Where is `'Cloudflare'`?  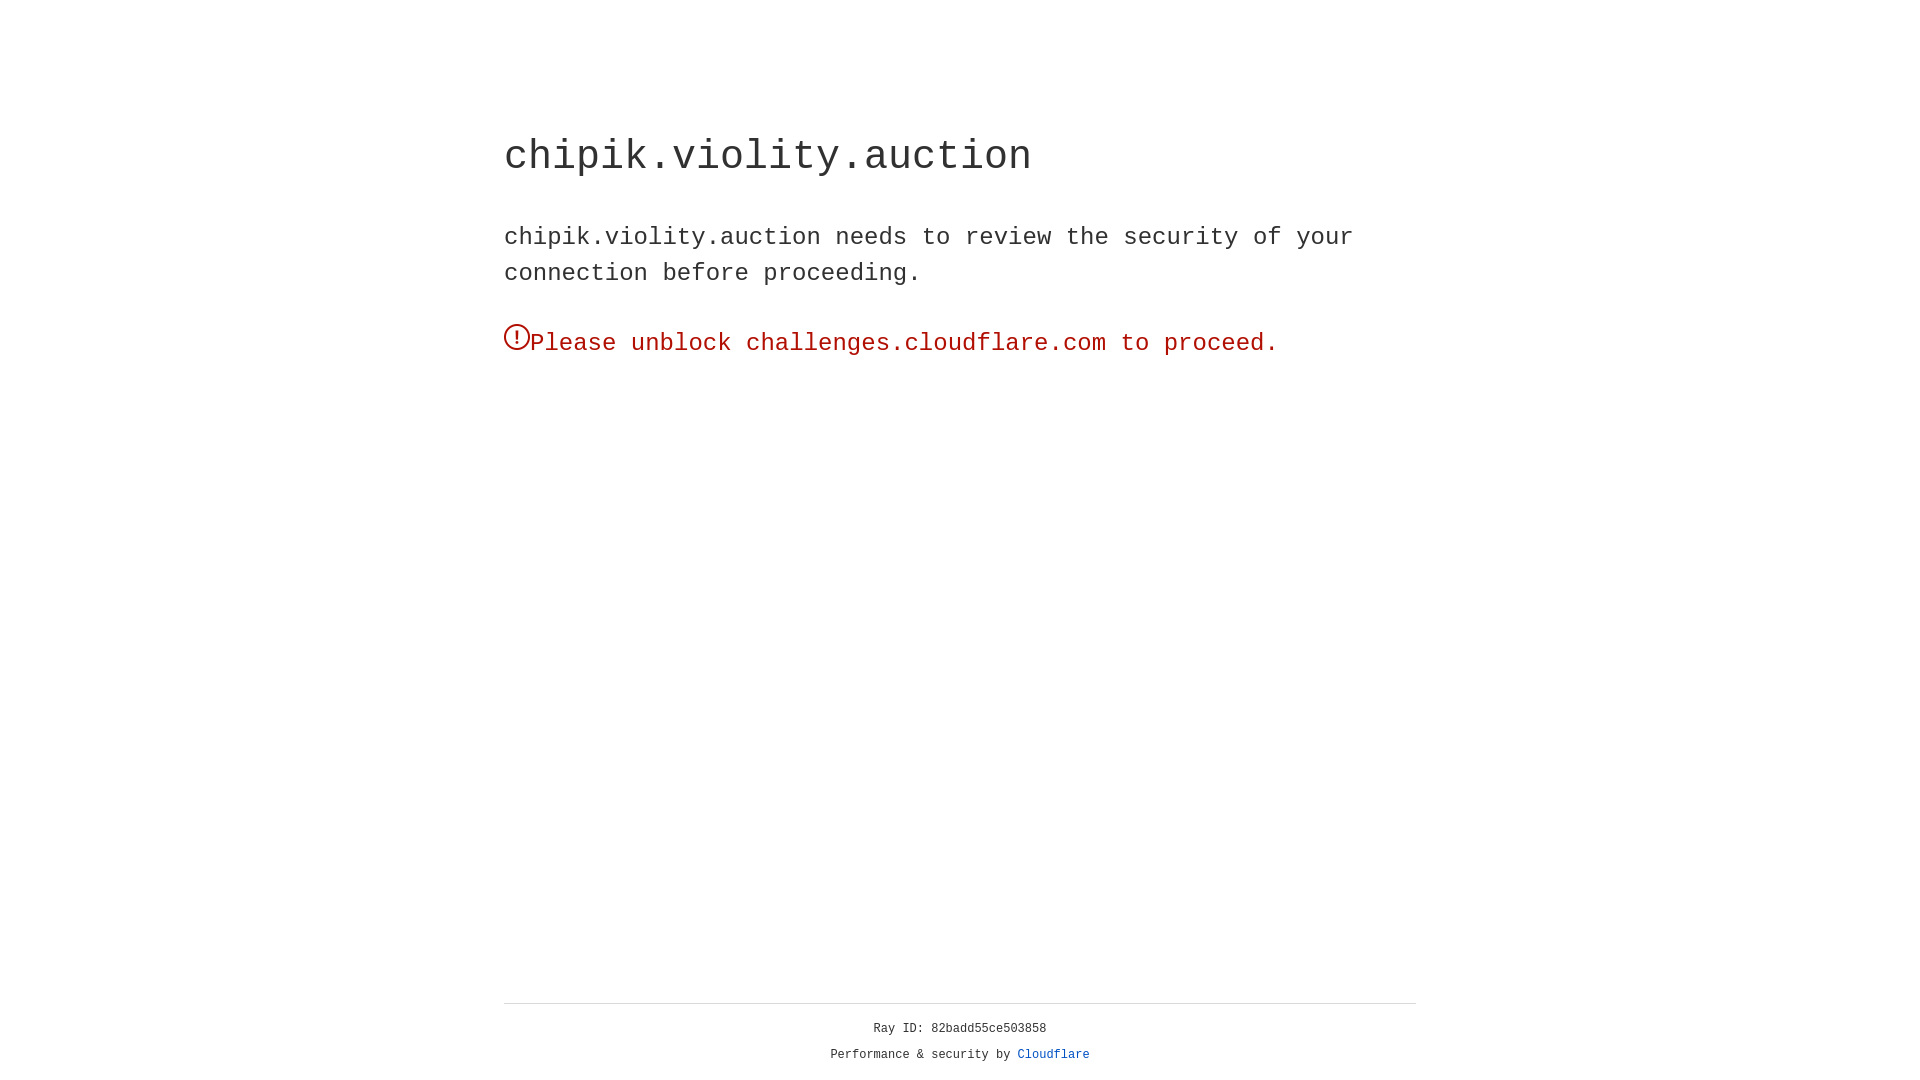 'Cloudflare' is located at coordinates (1053, 1054).